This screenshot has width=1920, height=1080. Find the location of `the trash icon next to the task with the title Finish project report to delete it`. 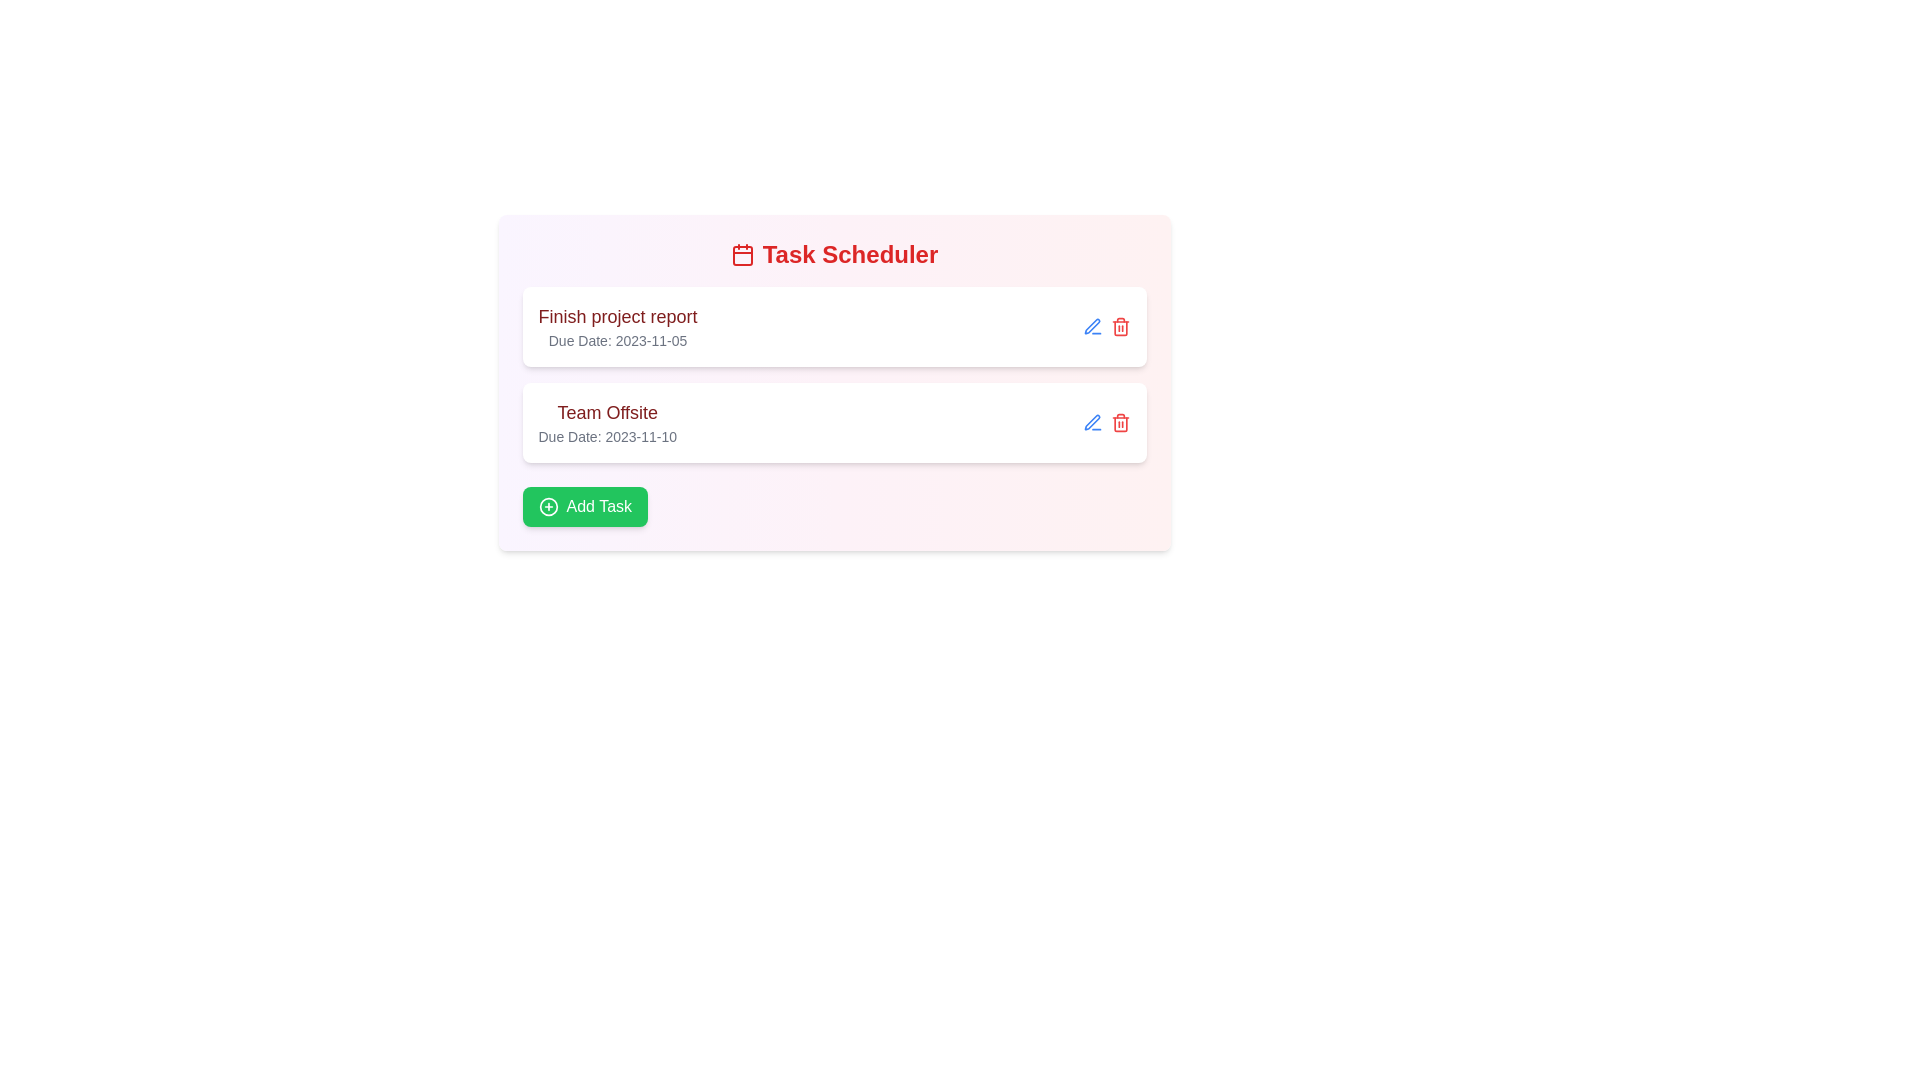

the trash icon next to the task with the title Finish project report to delete it is located at coordinates (1120, 326).